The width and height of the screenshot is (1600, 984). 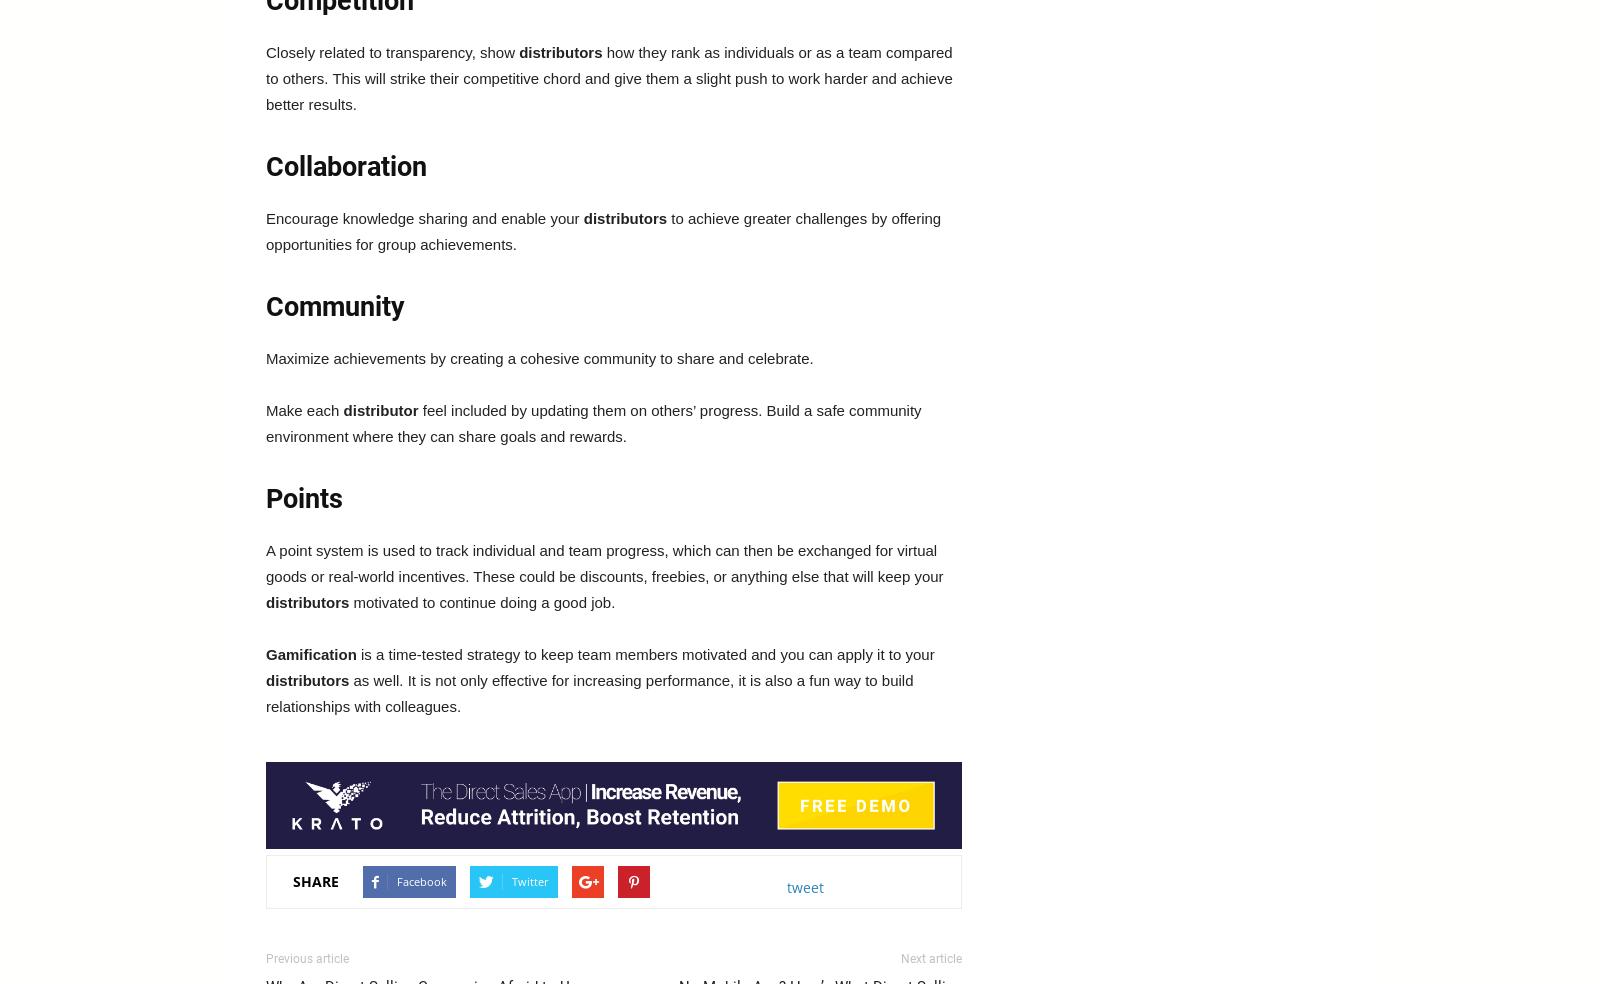 What do you see at coordinates (304, 410) in the screenshot?
I see `'Make each'` at bounding box center [304, 410].